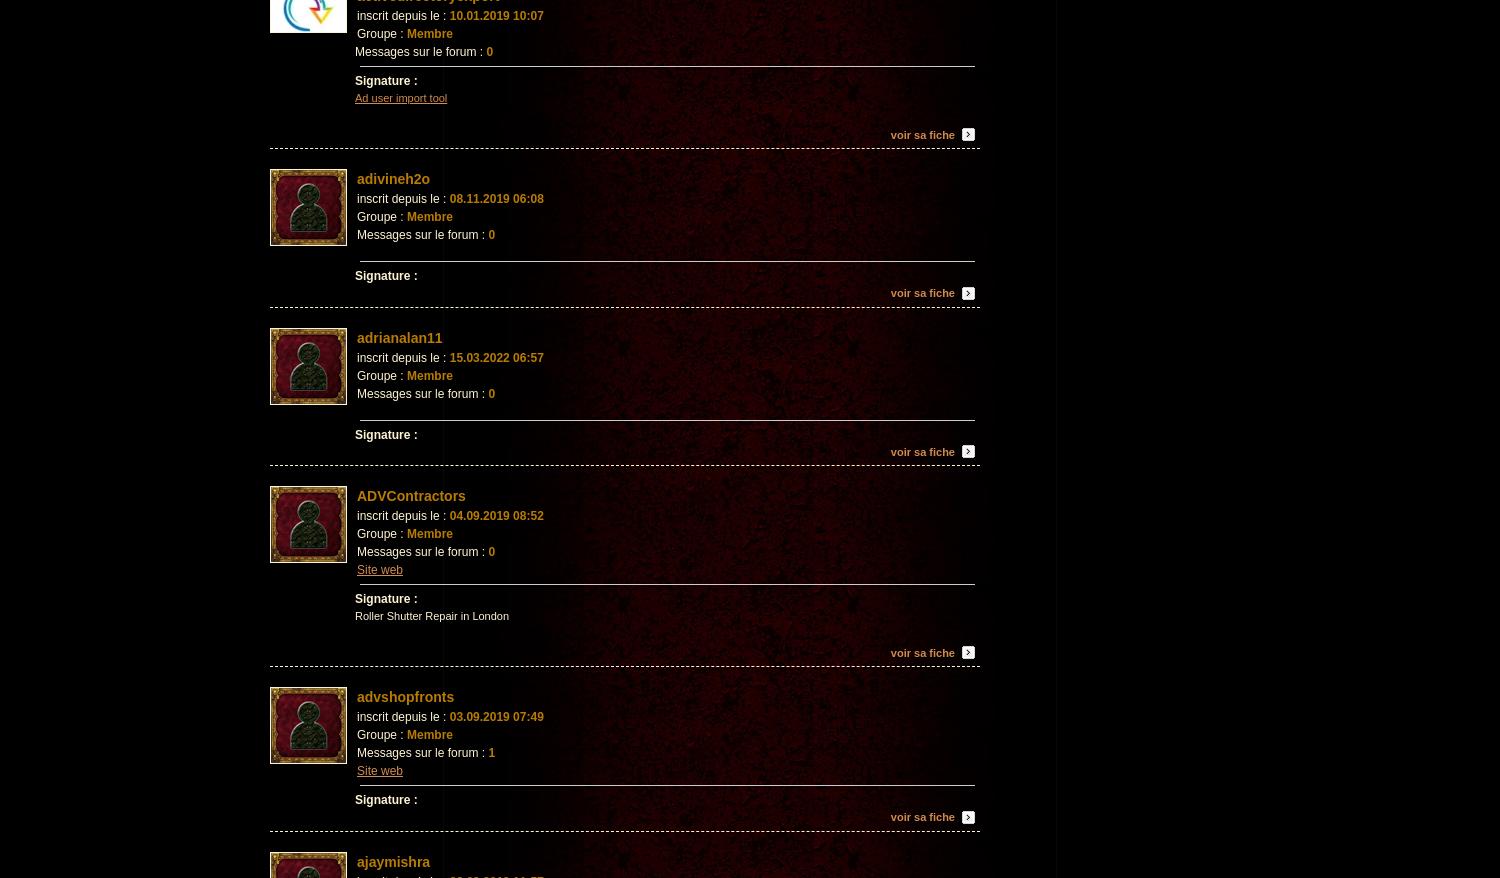  Describe the element at coordinates (447, 516) in the screenshot. I see `'04.09.2019 08:52'` at that location.